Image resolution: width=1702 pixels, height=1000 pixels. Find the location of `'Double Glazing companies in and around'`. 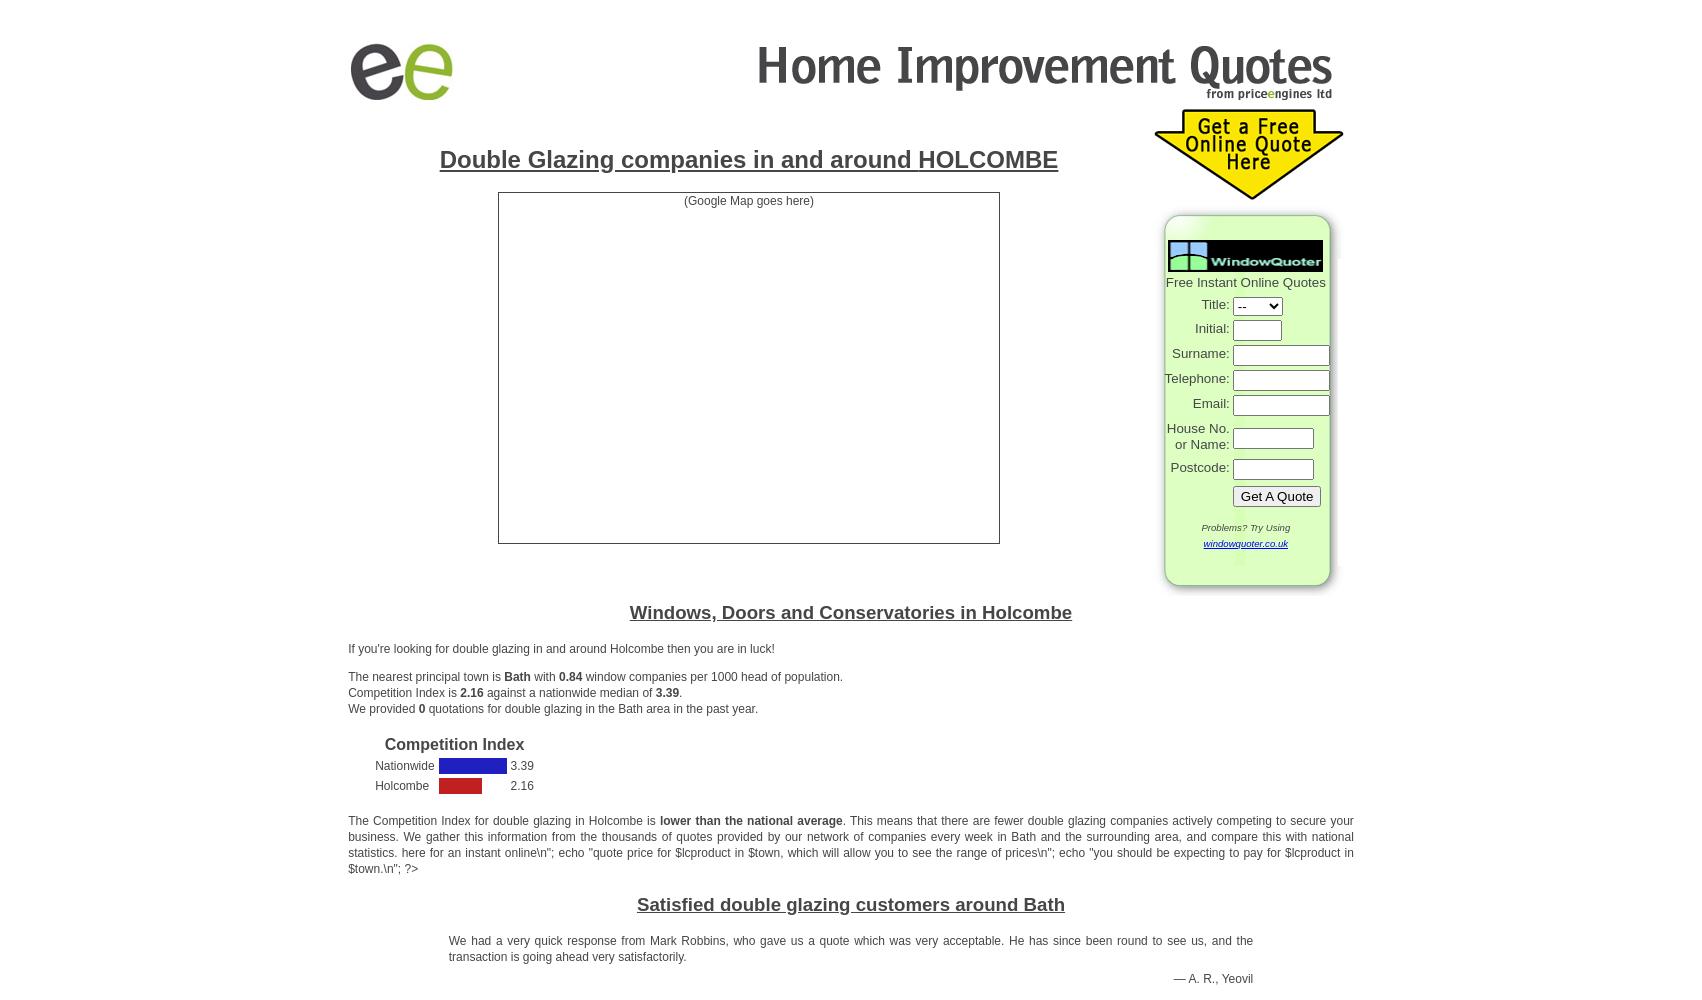

'Double Glazing companies in and around' is located at coordinates (678, 158).